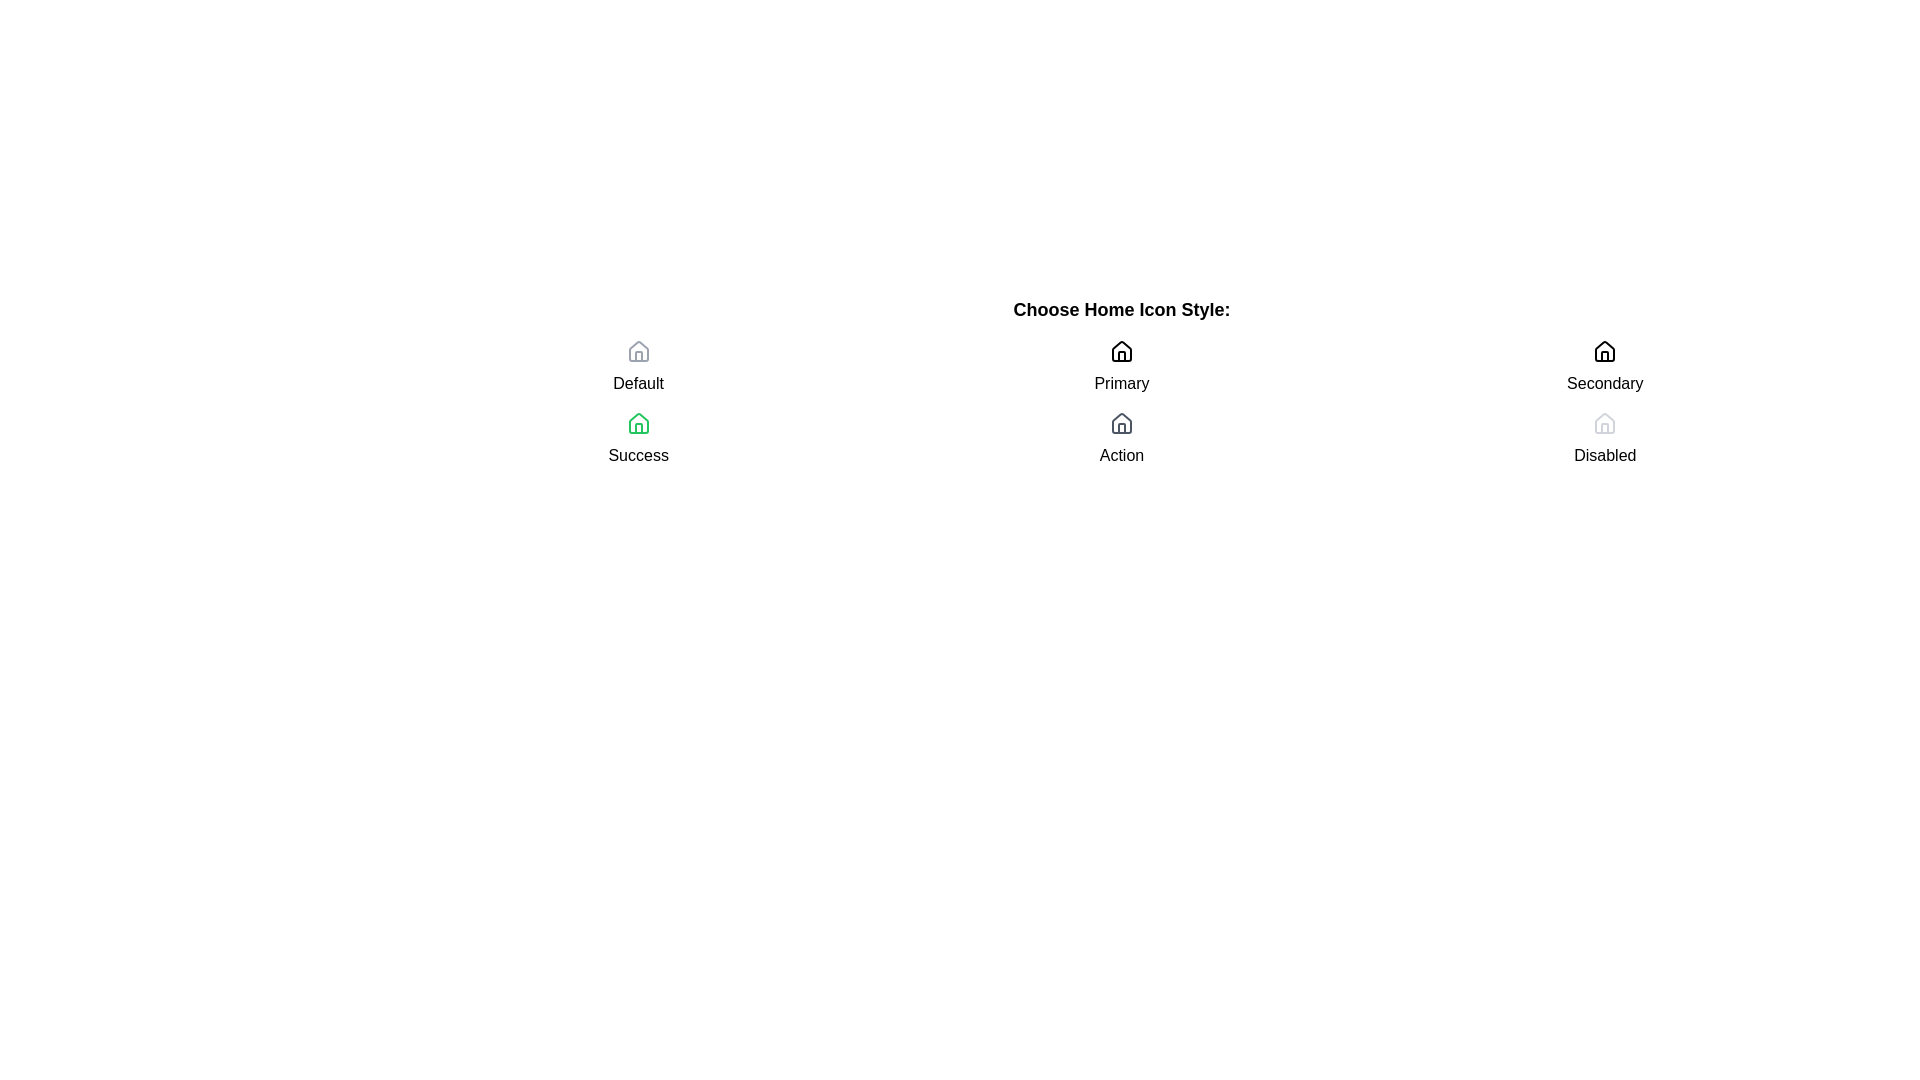 This screenshot has width=1920, height=1080. What do you see at coordinates (1605, 367) in the screenshot?
I see `the 'Secondary' icon with label, which is the third item in the top row of the grid and features a house-shaped icon above the text 'Secondary'` at bounding box center [1605, 367].